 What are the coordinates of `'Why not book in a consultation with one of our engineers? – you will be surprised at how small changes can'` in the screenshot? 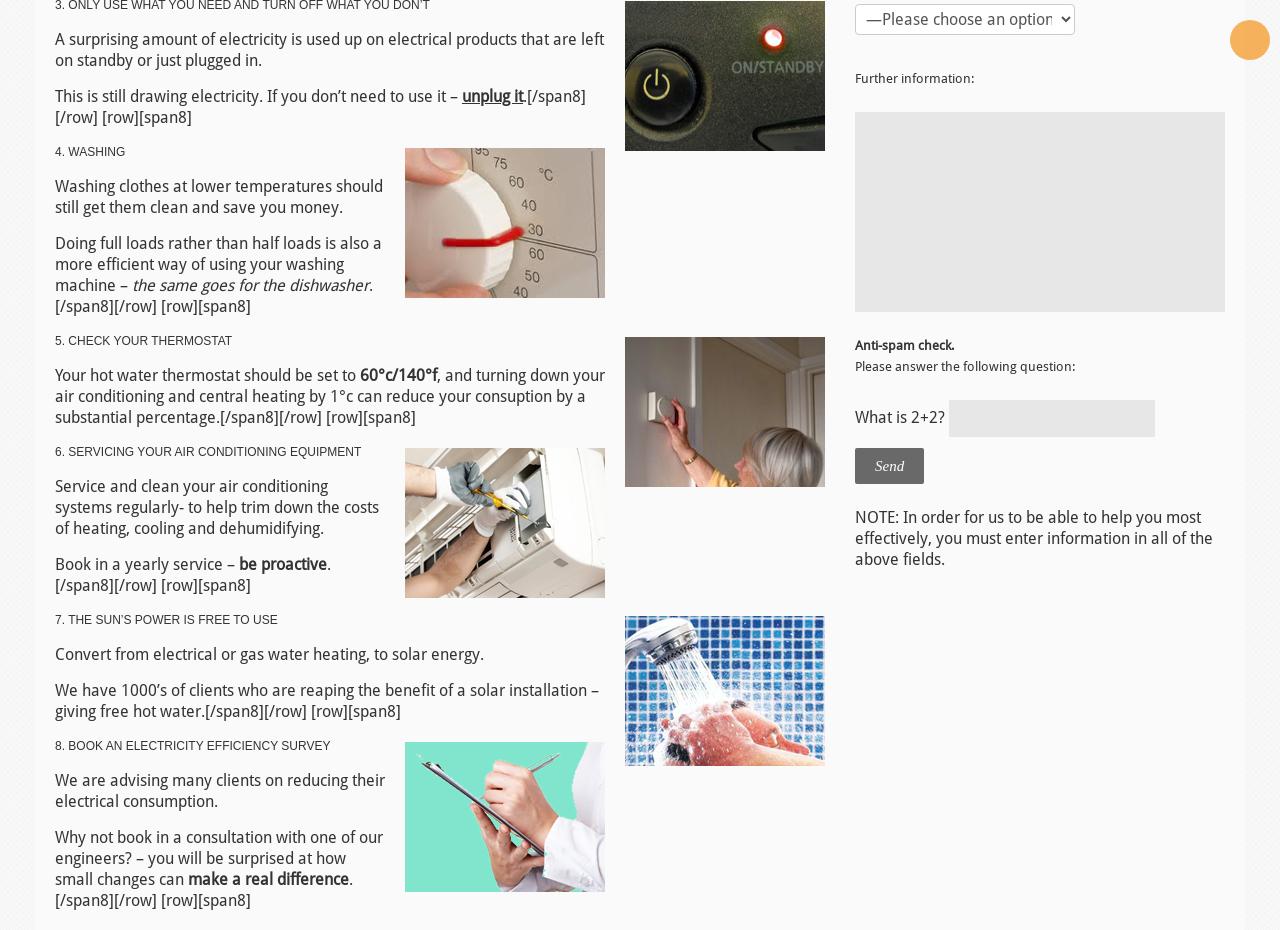 It's located at (219, 857).